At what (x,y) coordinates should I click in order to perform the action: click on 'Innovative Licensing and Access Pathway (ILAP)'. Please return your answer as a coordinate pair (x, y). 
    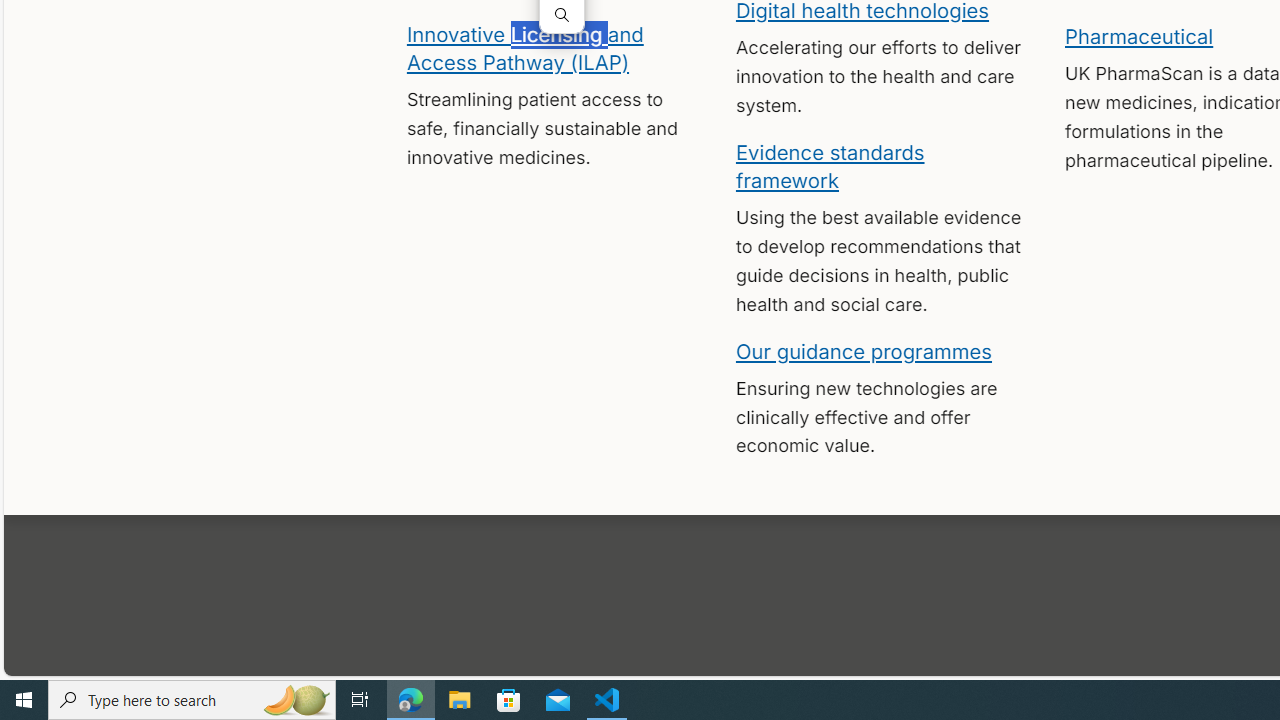
    Looking at the image, I should click on (524, 46).